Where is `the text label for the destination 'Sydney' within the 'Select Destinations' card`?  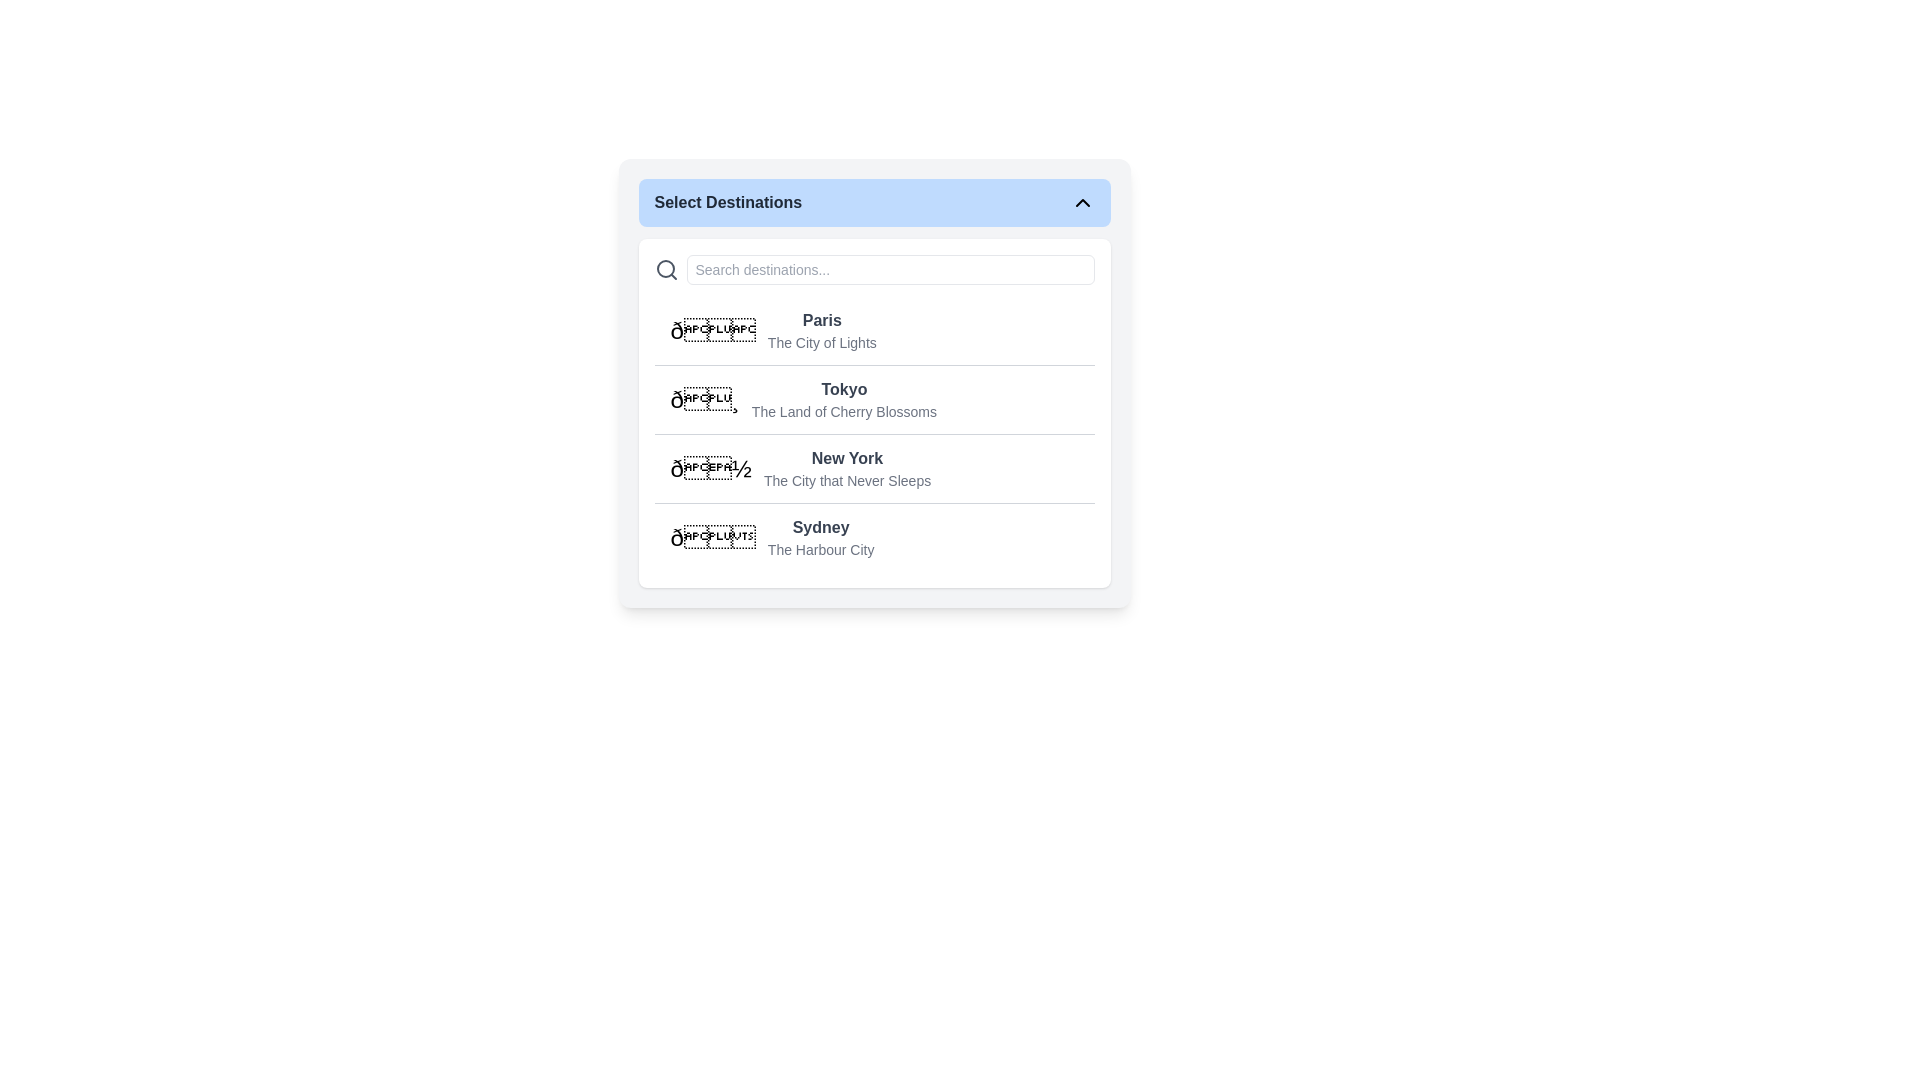 the text label for the destination 'Sydney' within the 'Select Destinations' card is located at coordinates (821, 536).